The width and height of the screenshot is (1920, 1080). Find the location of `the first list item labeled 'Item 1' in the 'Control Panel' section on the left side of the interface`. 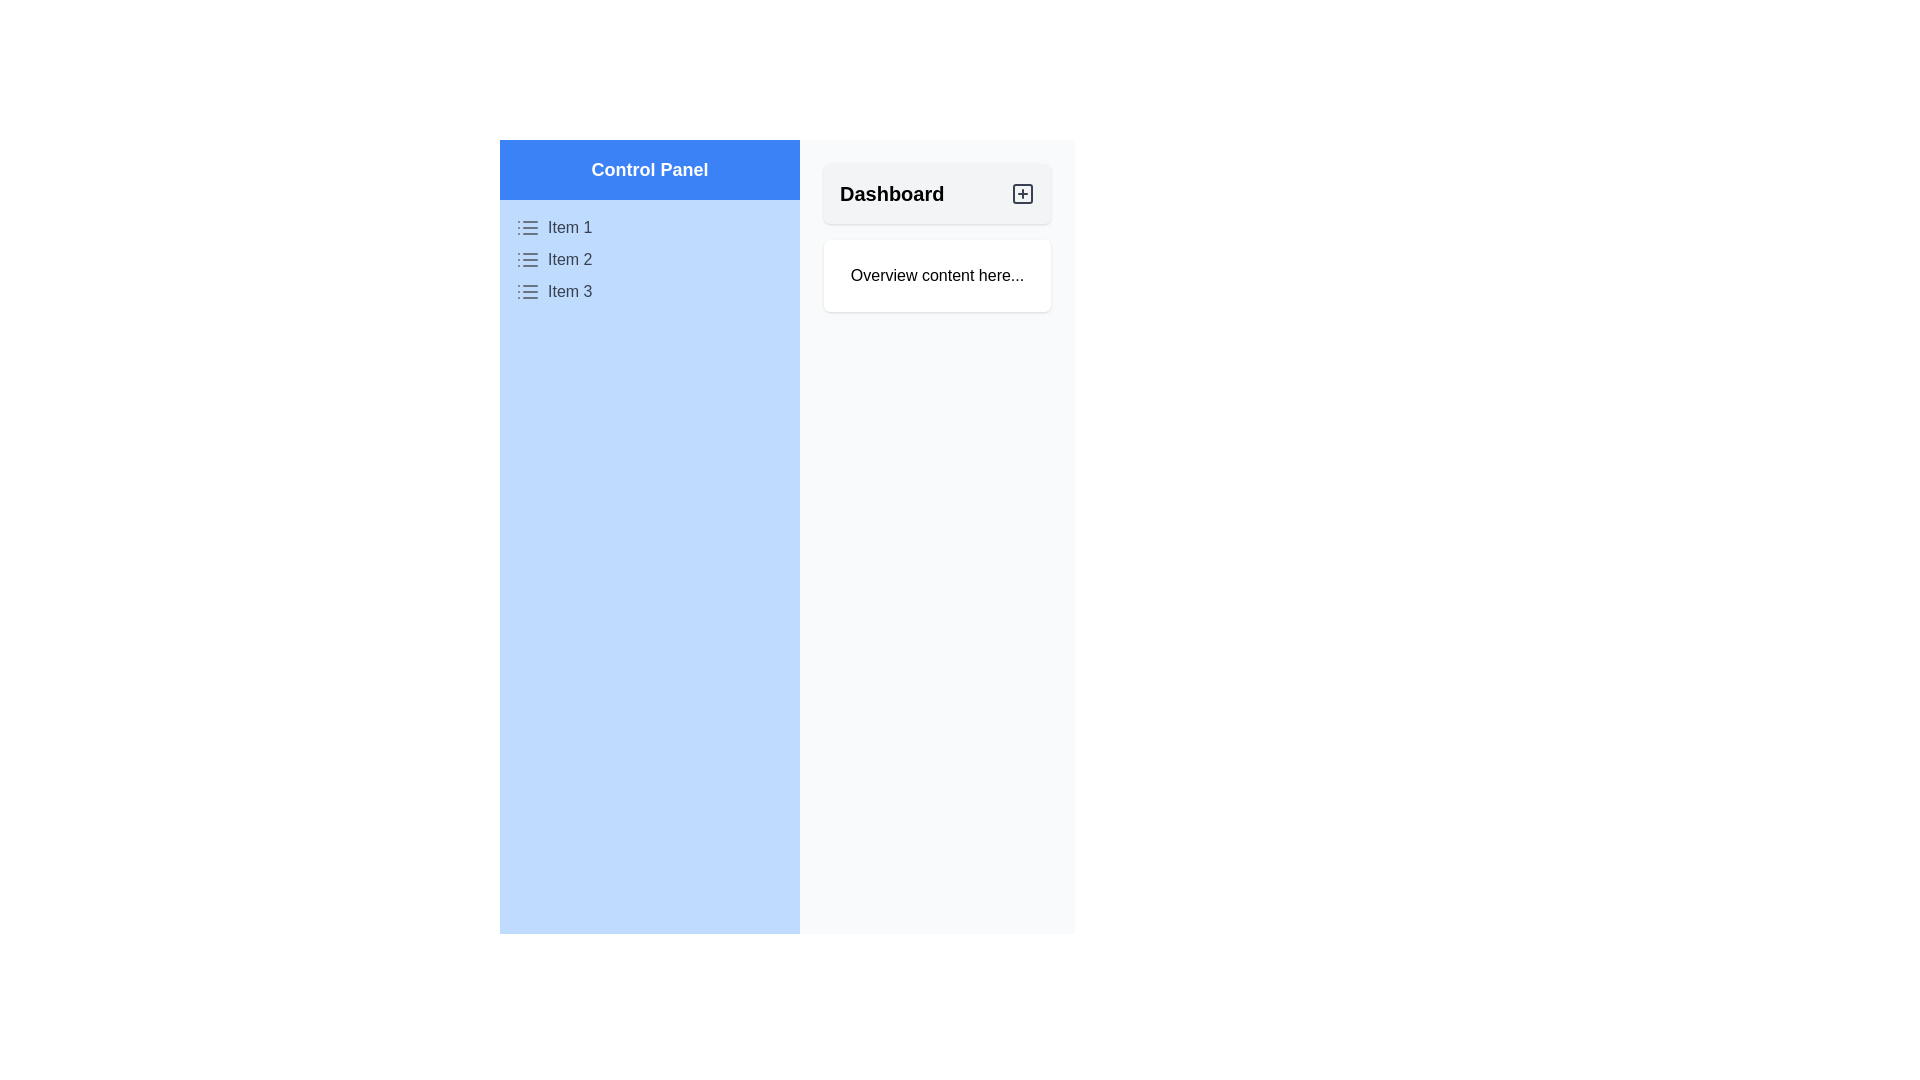

the first list item labeled 'Item 1' in the 'Control Panel' section on the left side of the interface is located at coordinates (649, 226).